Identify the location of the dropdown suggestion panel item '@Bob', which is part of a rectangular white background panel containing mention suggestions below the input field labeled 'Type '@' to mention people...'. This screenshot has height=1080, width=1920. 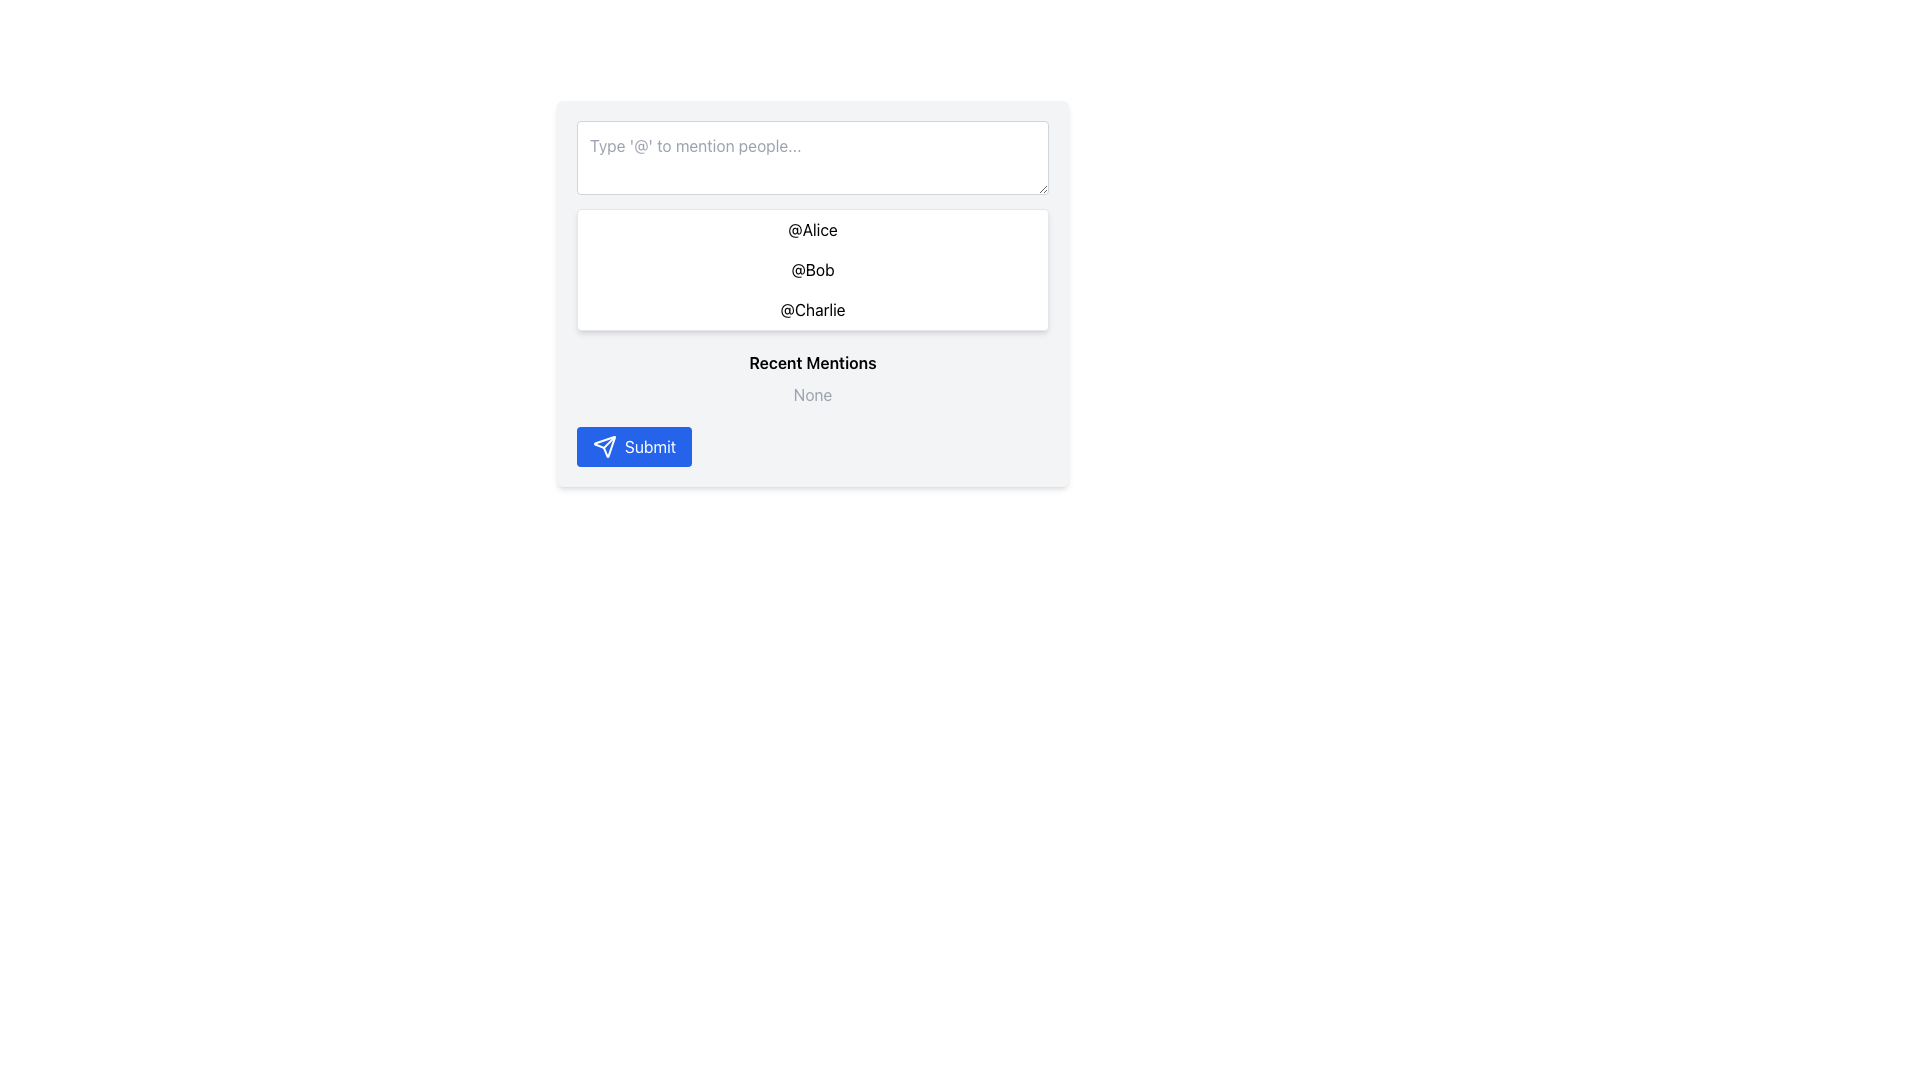
(812, 270).